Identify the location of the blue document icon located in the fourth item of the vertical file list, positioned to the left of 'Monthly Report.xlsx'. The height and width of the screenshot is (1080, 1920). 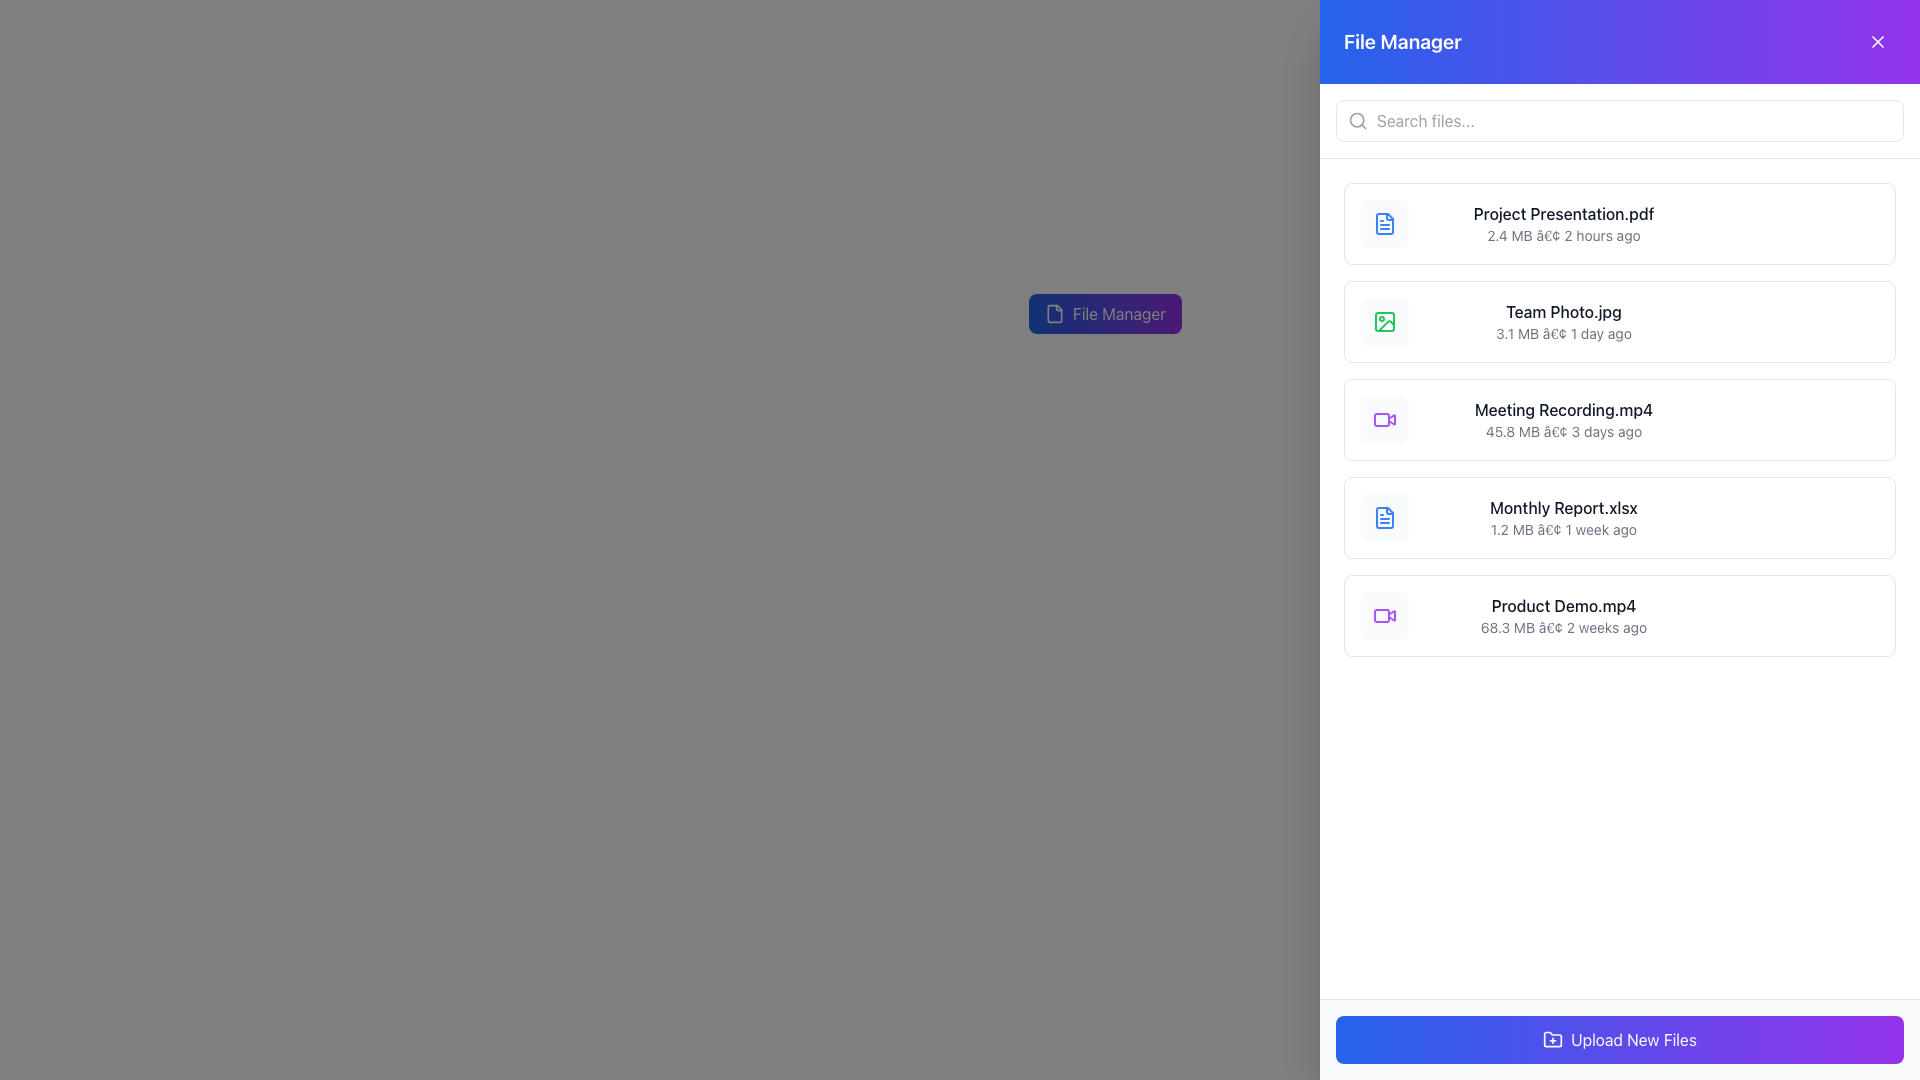
(1384, 516).